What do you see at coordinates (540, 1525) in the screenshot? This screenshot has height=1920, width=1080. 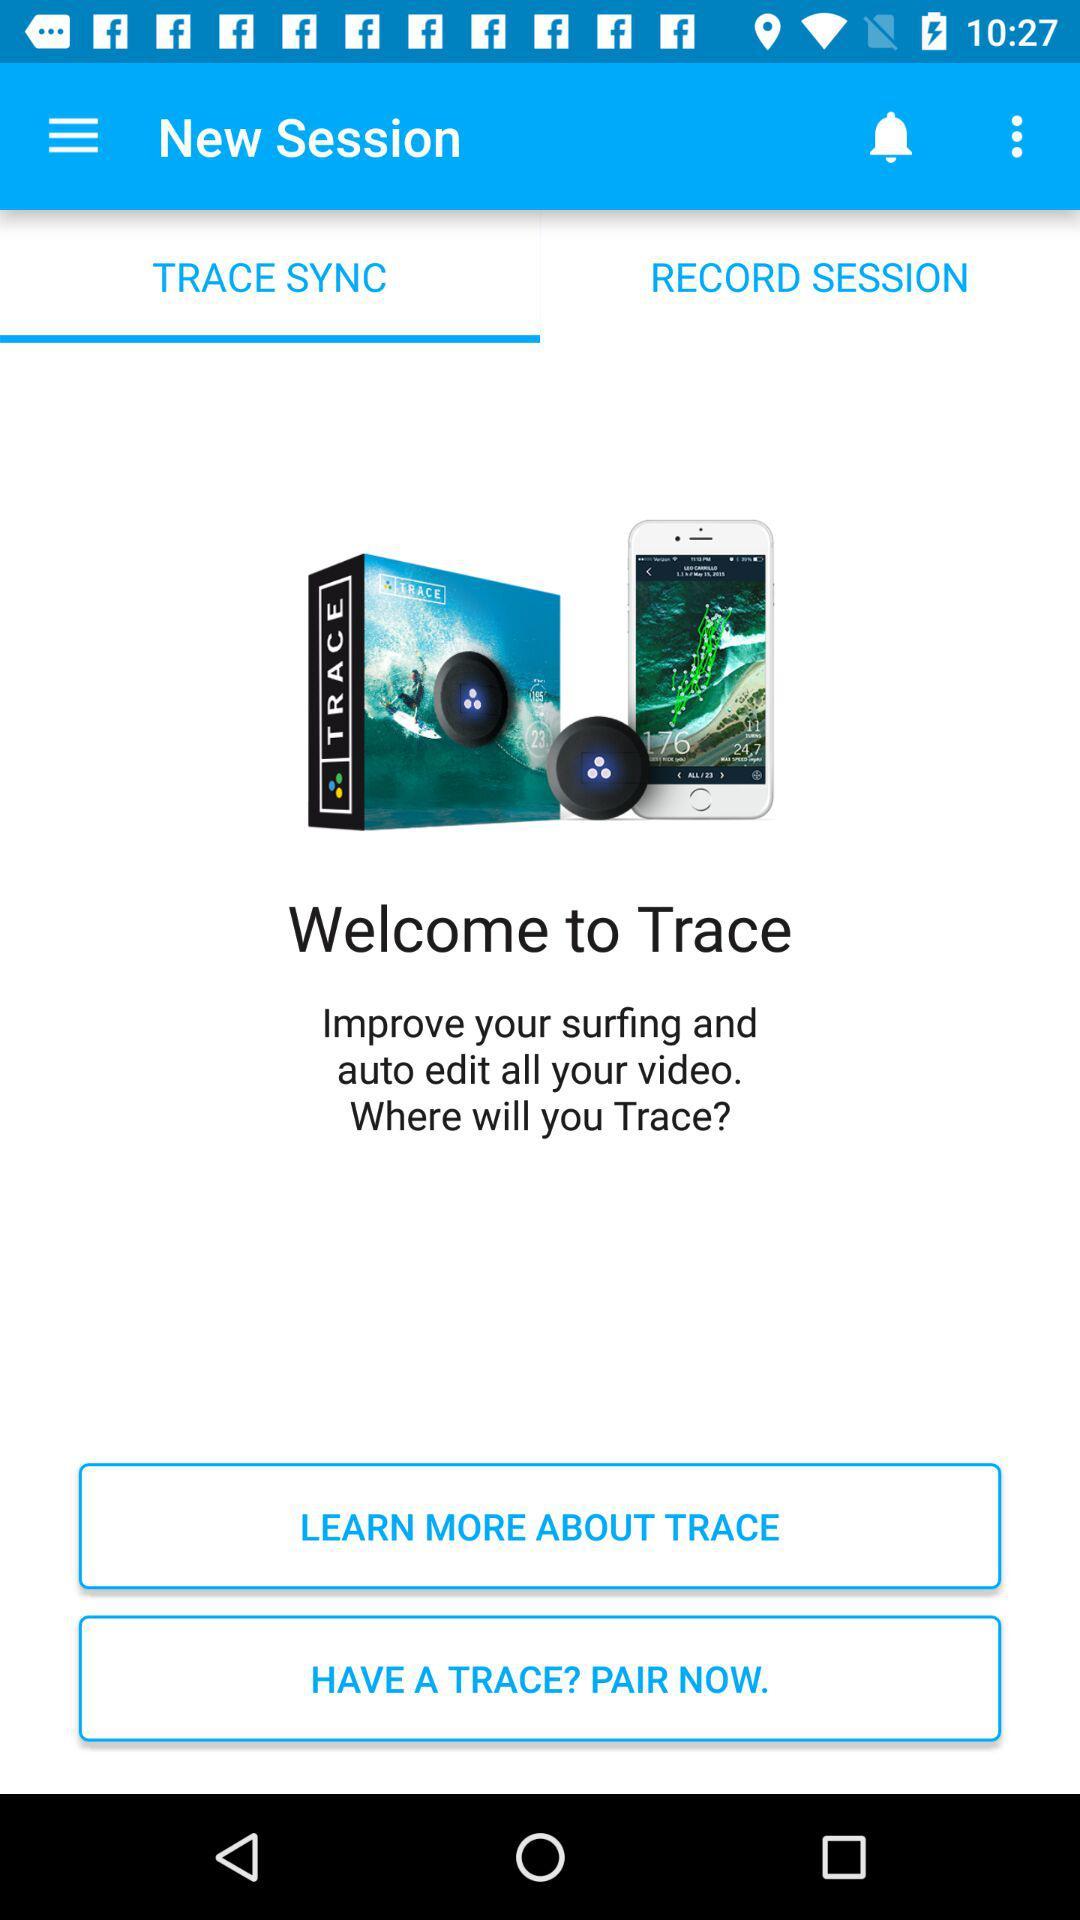 I see `icon below improve your surfing item` at bounding box center [540, 1525].